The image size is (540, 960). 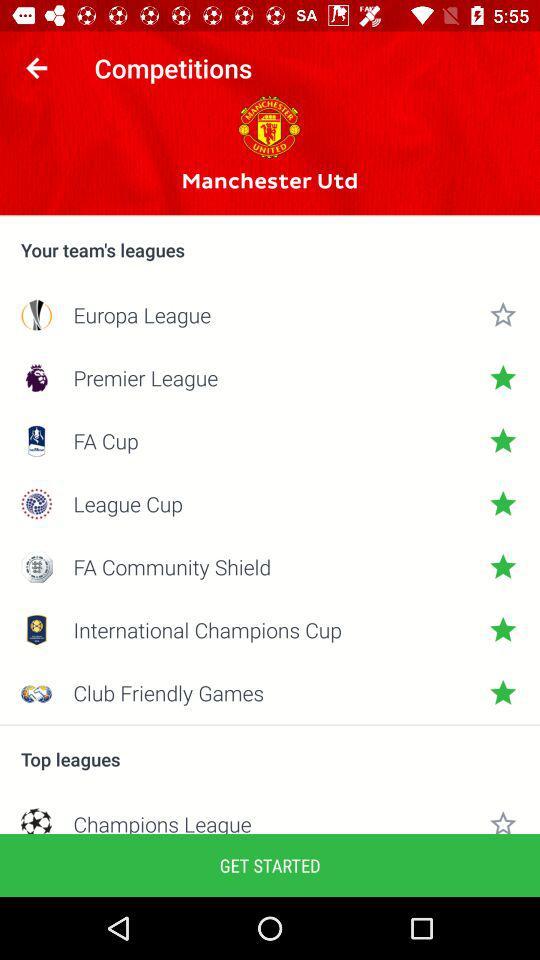 I want to click on the item above the top leagues, so click(x=270, y=724).